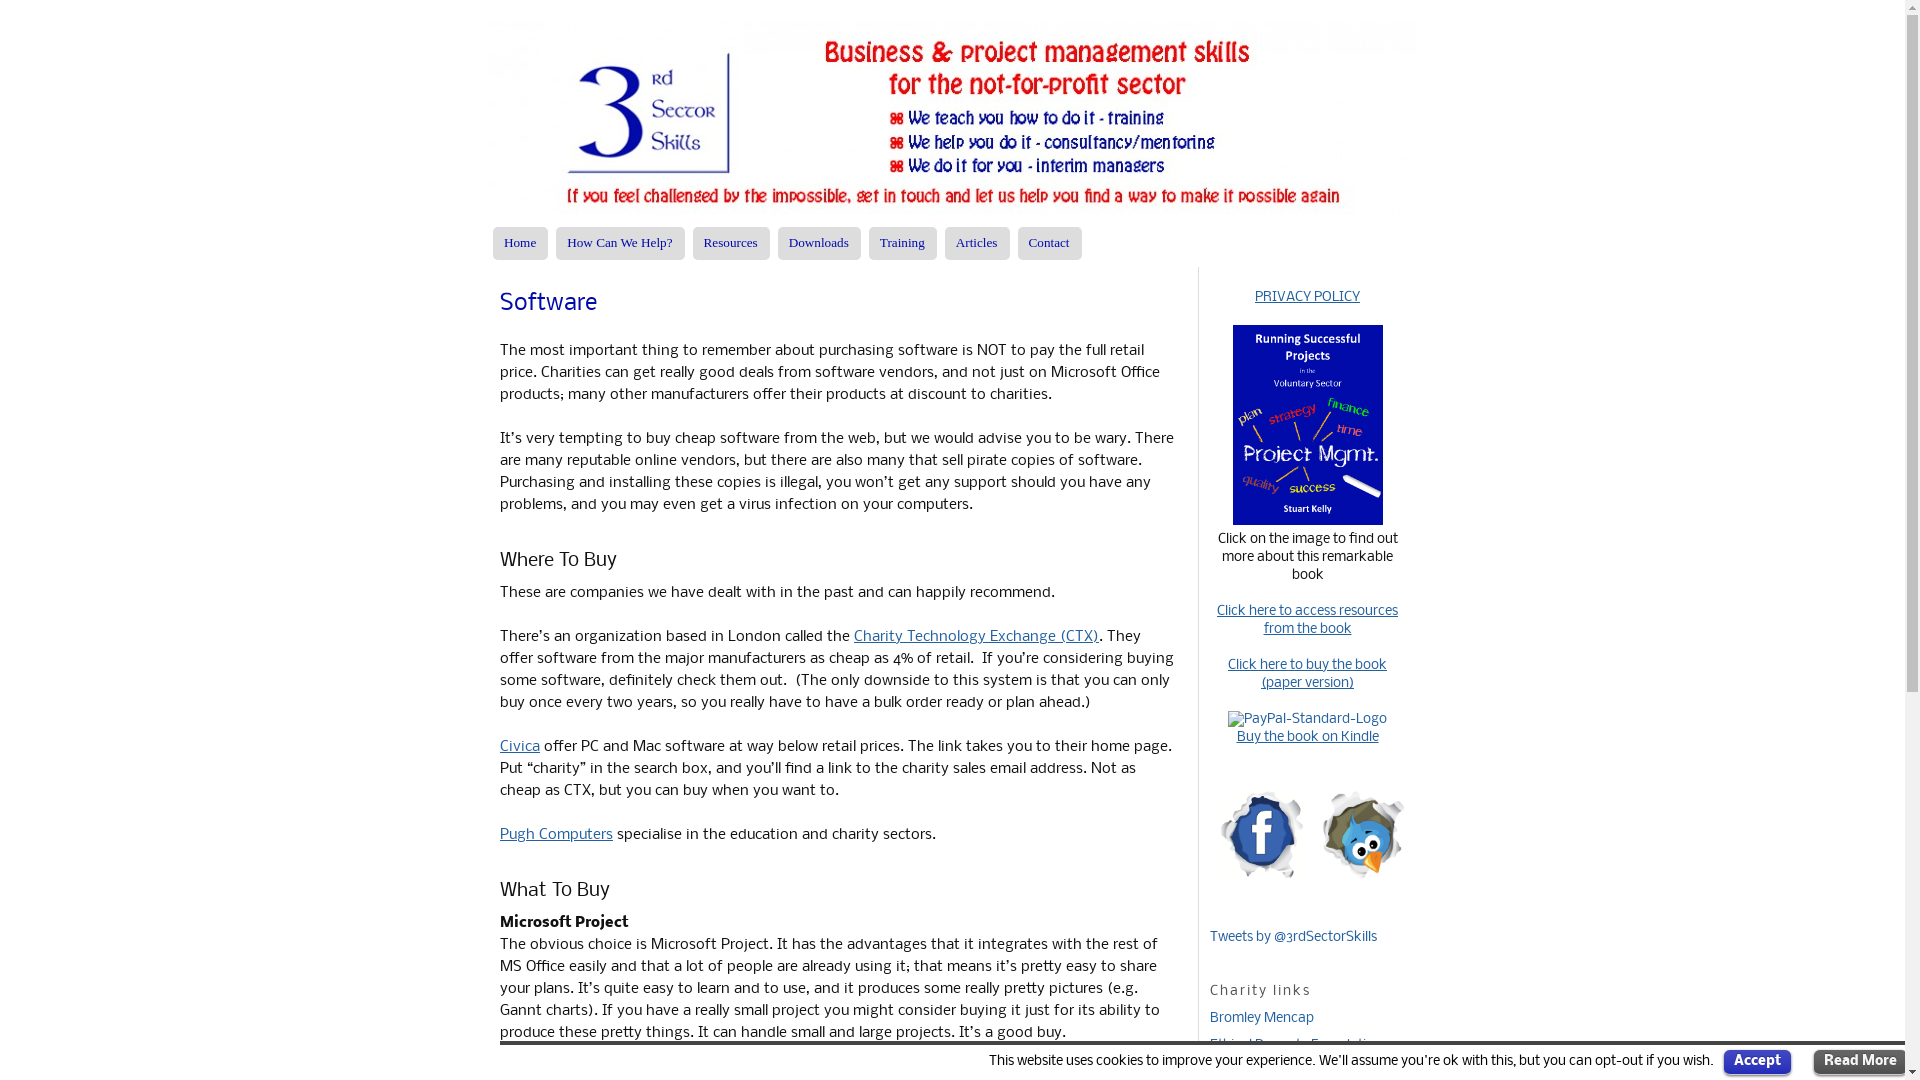 The image size is (1920, 1080). I want to click on 'Ethical Property Foundation', so click(1296, 1044).